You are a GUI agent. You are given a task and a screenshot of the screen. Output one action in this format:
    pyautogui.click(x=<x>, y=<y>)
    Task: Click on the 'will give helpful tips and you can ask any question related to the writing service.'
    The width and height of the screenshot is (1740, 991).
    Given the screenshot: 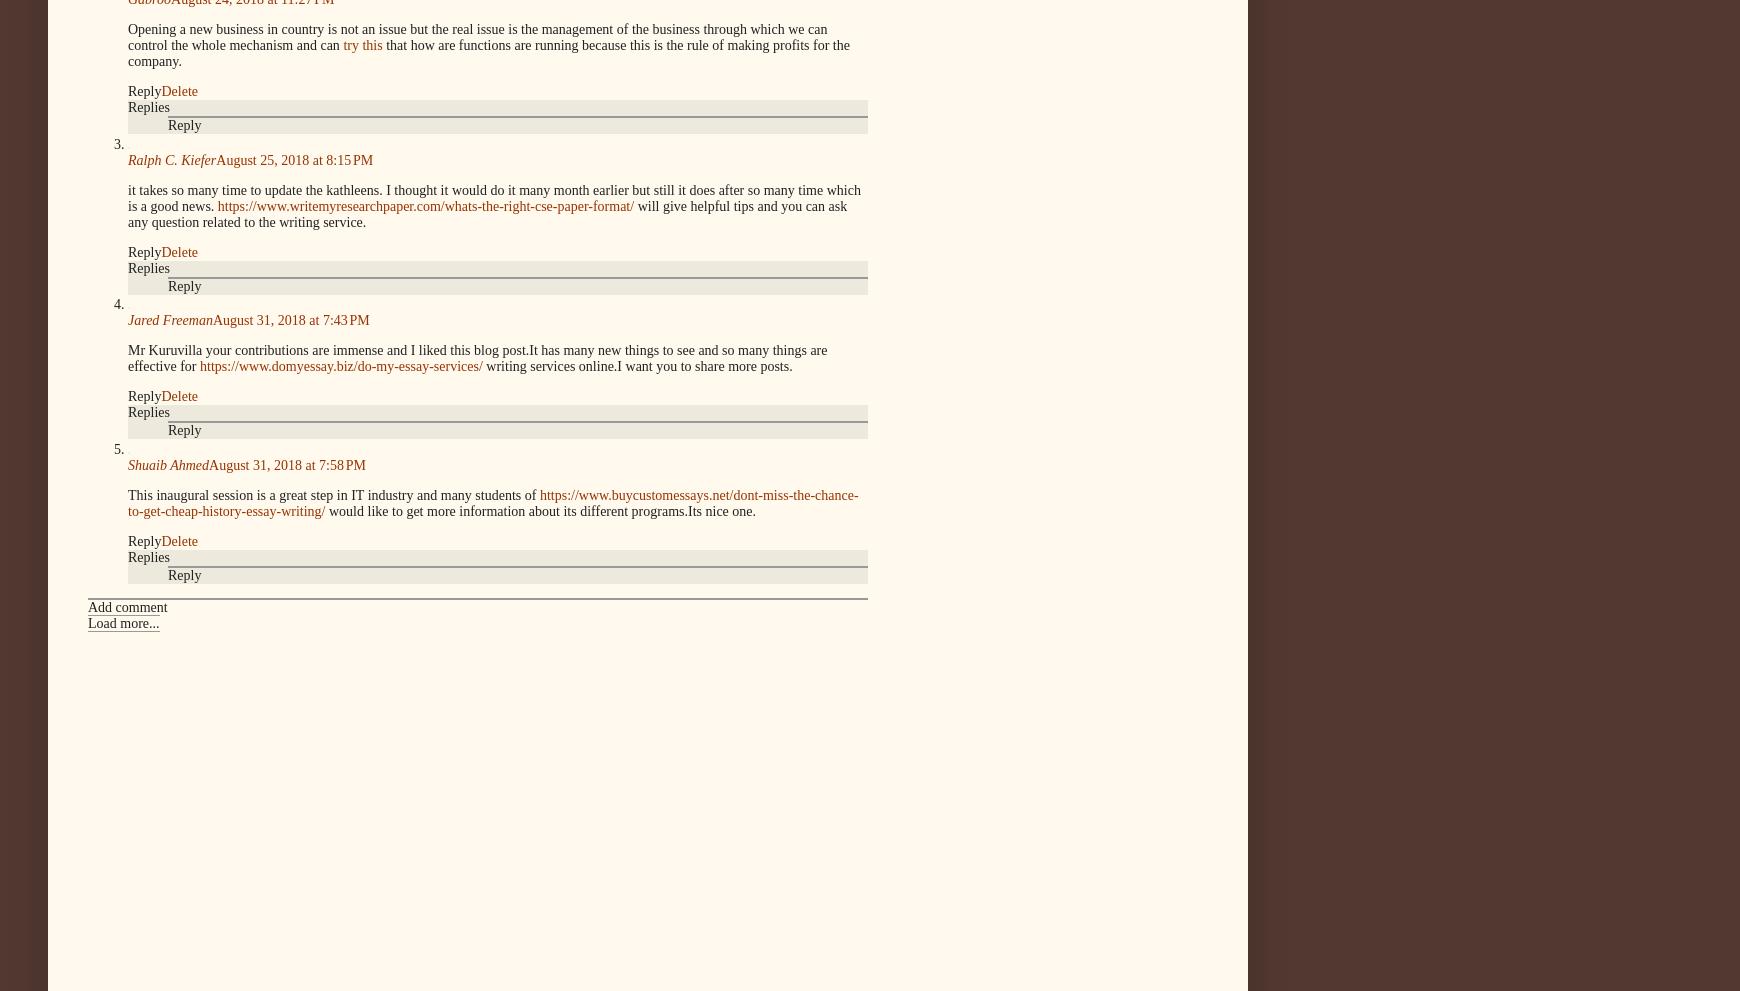 What is the action you would take?
    pyautogui.click(x=486, y=212)
    